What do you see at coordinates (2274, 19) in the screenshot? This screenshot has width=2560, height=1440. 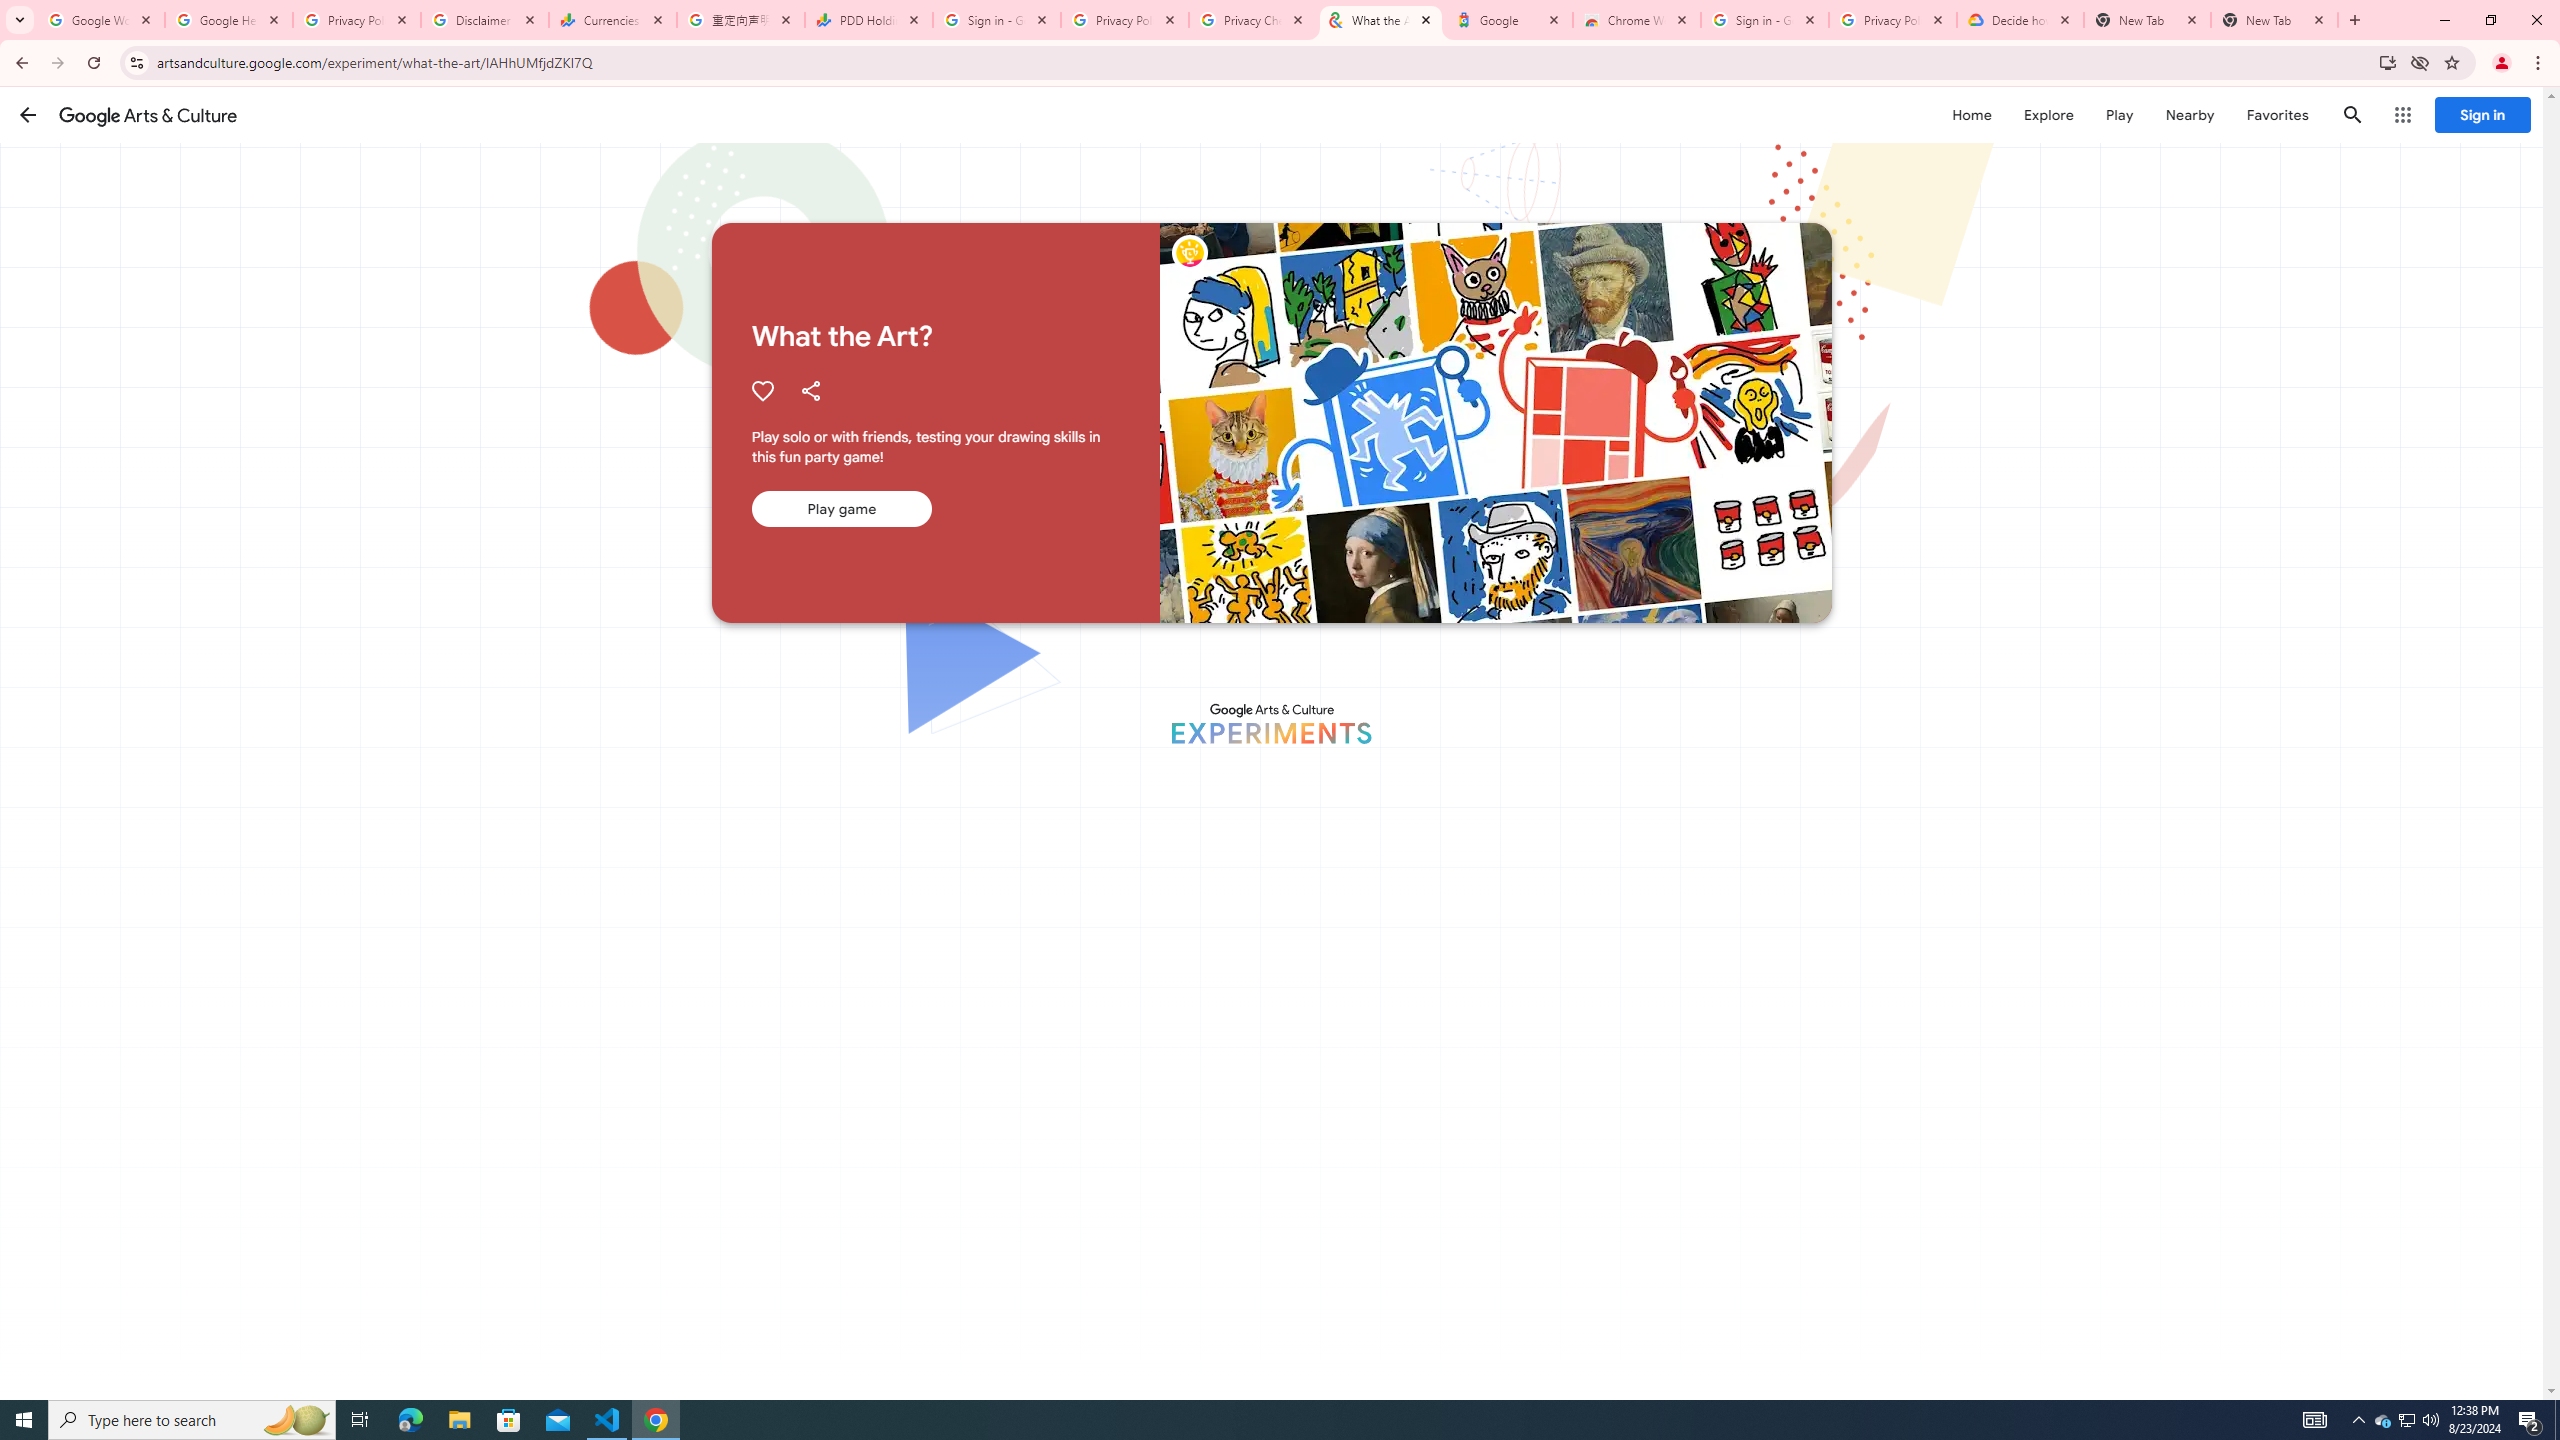 I see `'New Tab'` at bounding box center [2274, 19].